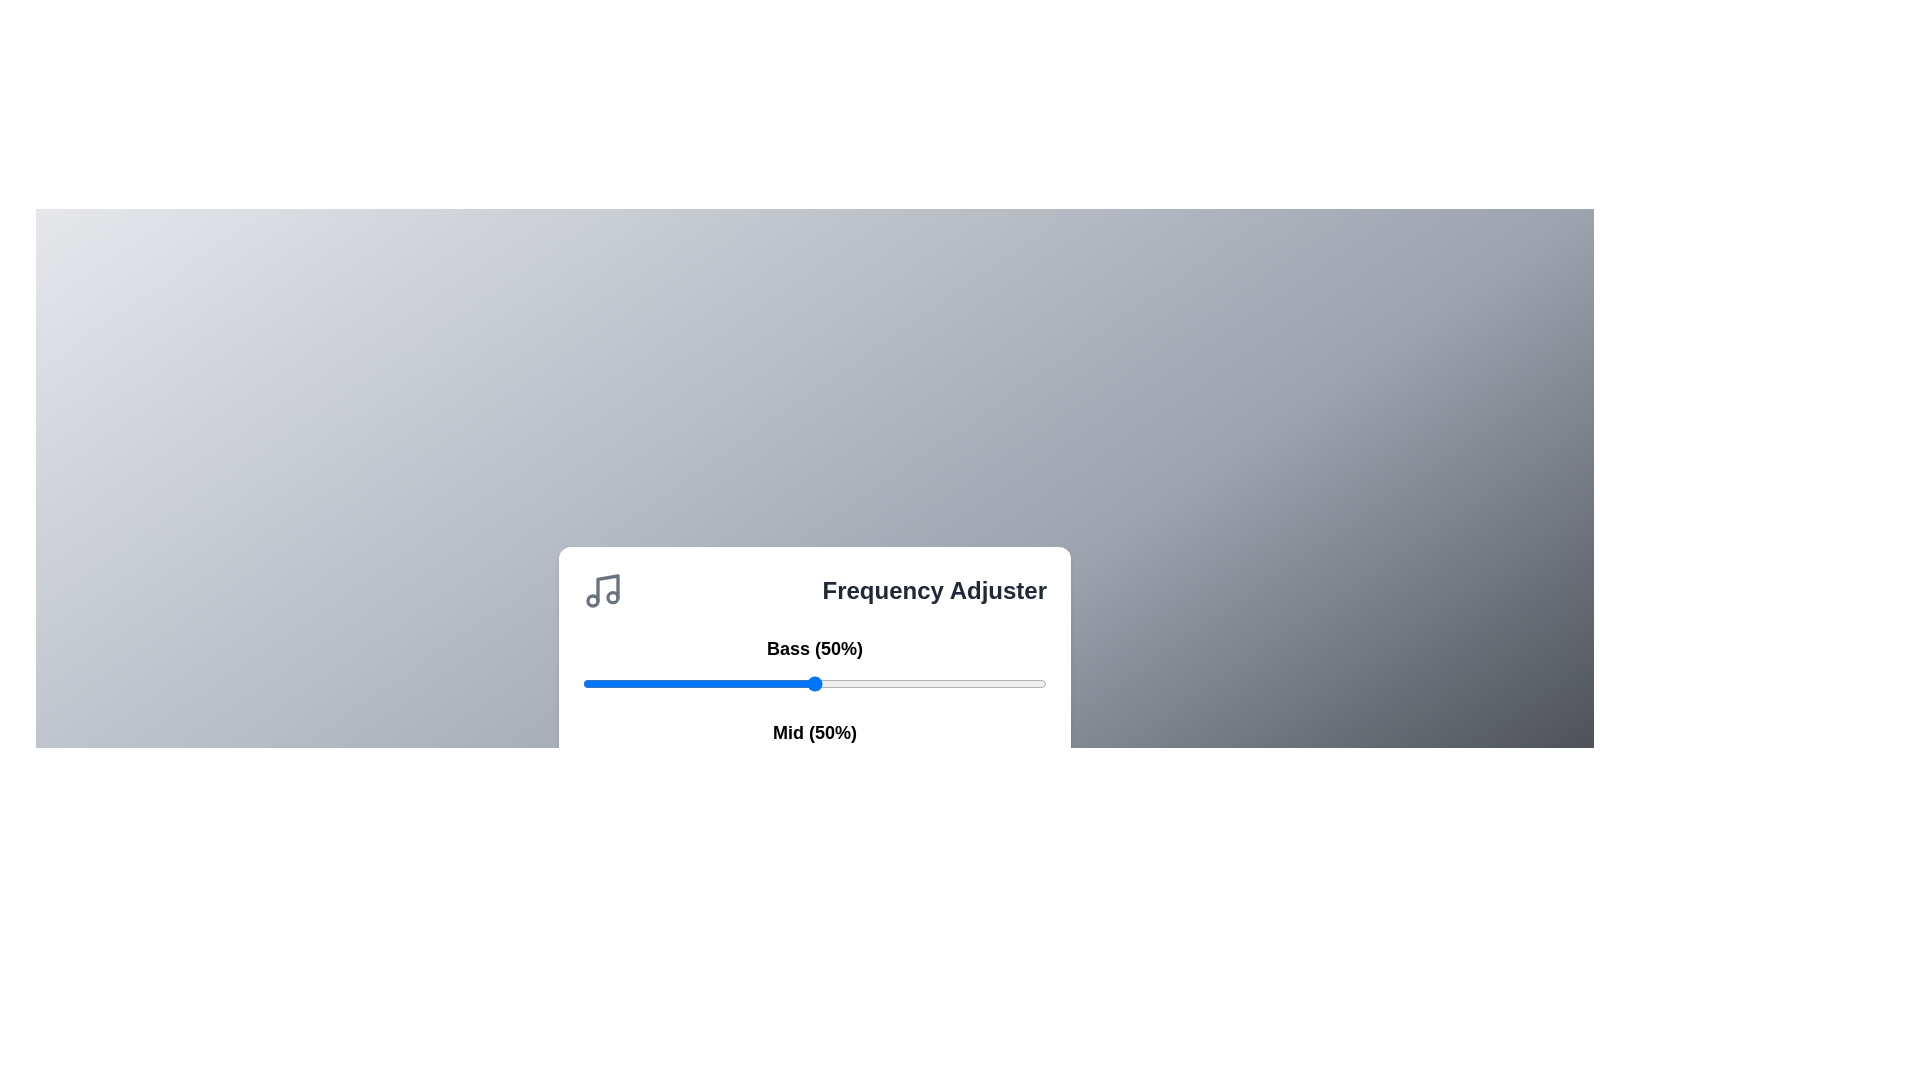 This screenshot has height=1080, width=1920. What do you see at coordinates (602, 589) in the screenshot?
I see `the music icon` at bounding box center [602, 589].